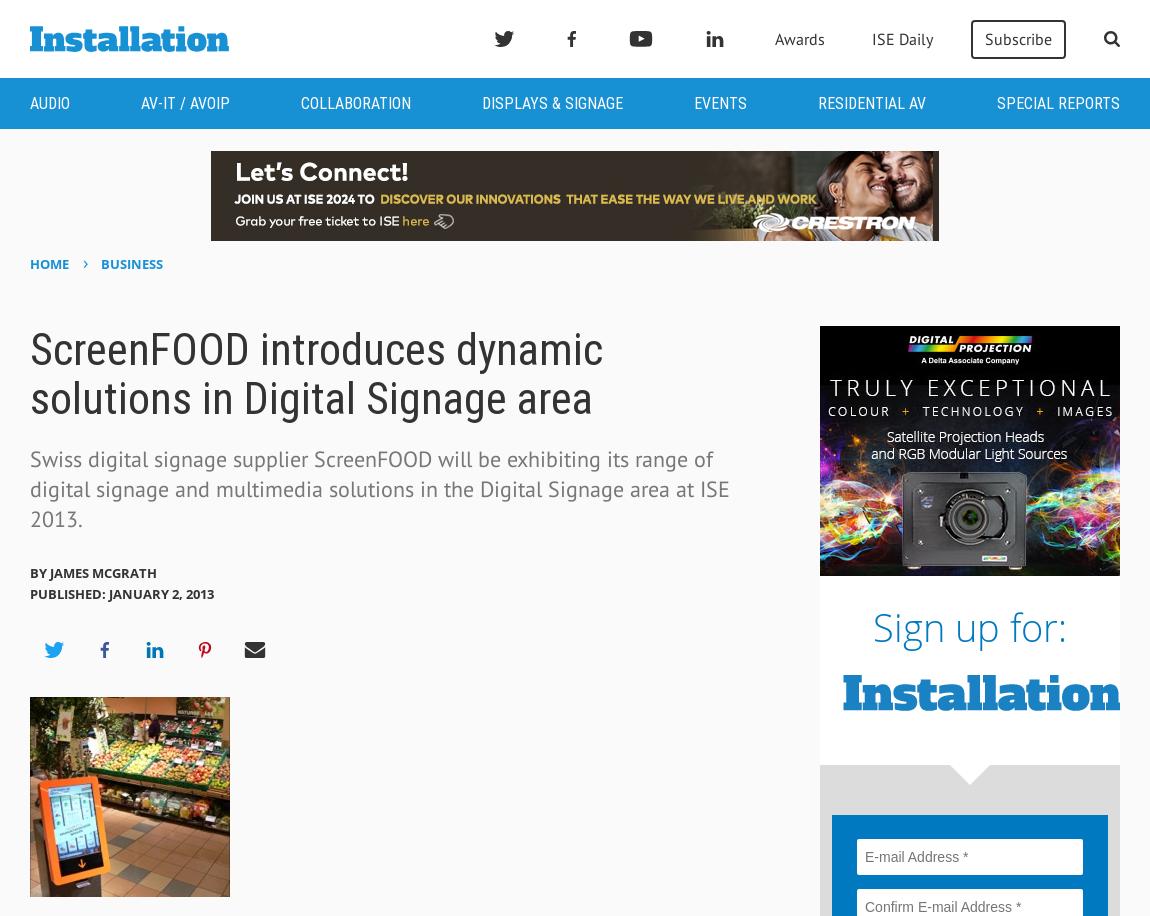 The width and height of the screenshot is (1150, 916). Describe the element at coordinates (183, 102) in the screenshot. I see `'AV-IT / AVoIP'` at that location.